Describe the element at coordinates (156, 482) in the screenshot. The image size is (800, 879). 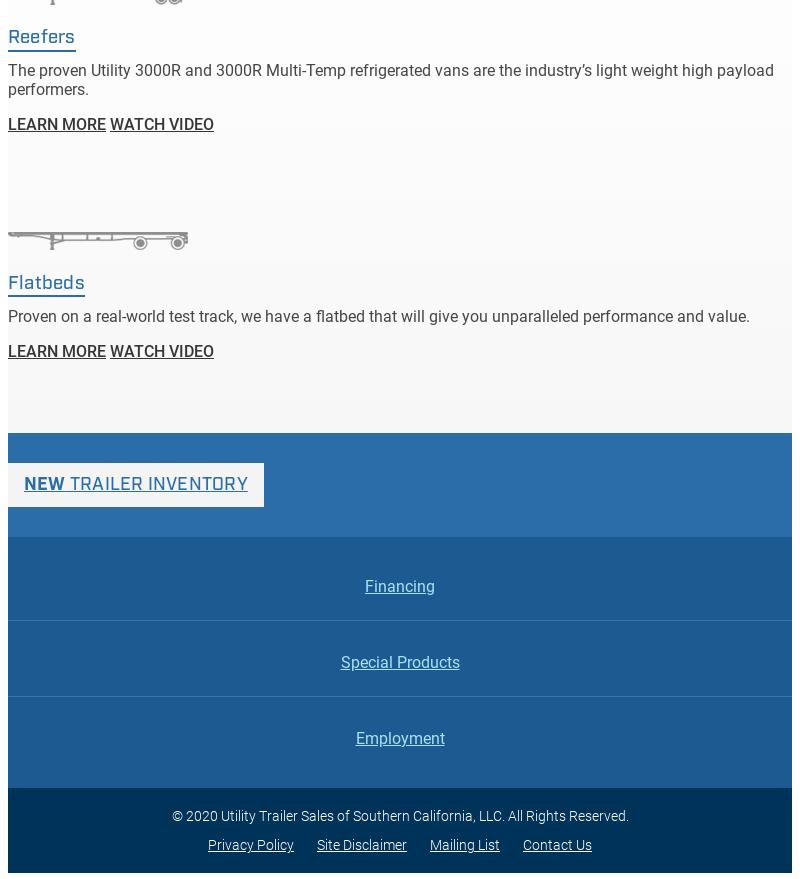
I see `'Trailer Inventory'` at that location.